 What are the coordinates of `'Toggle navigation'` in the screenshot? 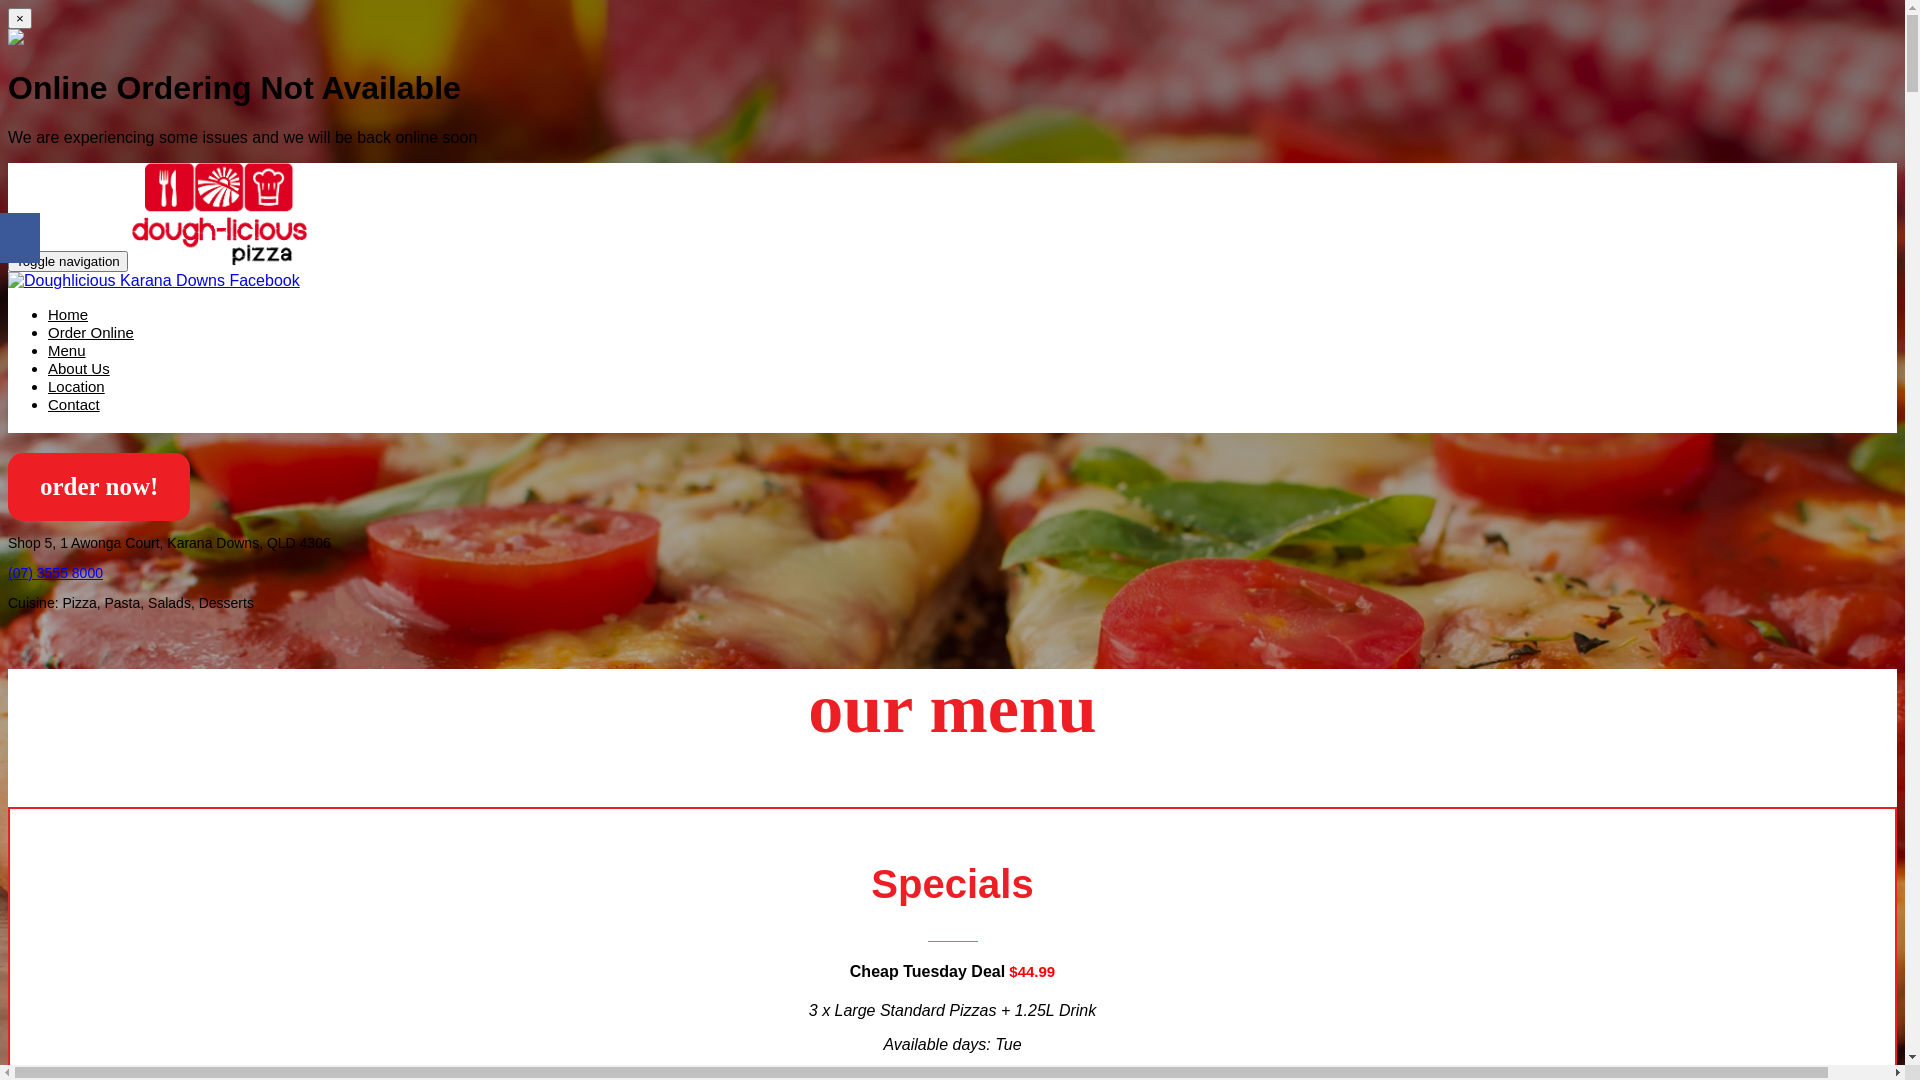 It's located at (67, 260).